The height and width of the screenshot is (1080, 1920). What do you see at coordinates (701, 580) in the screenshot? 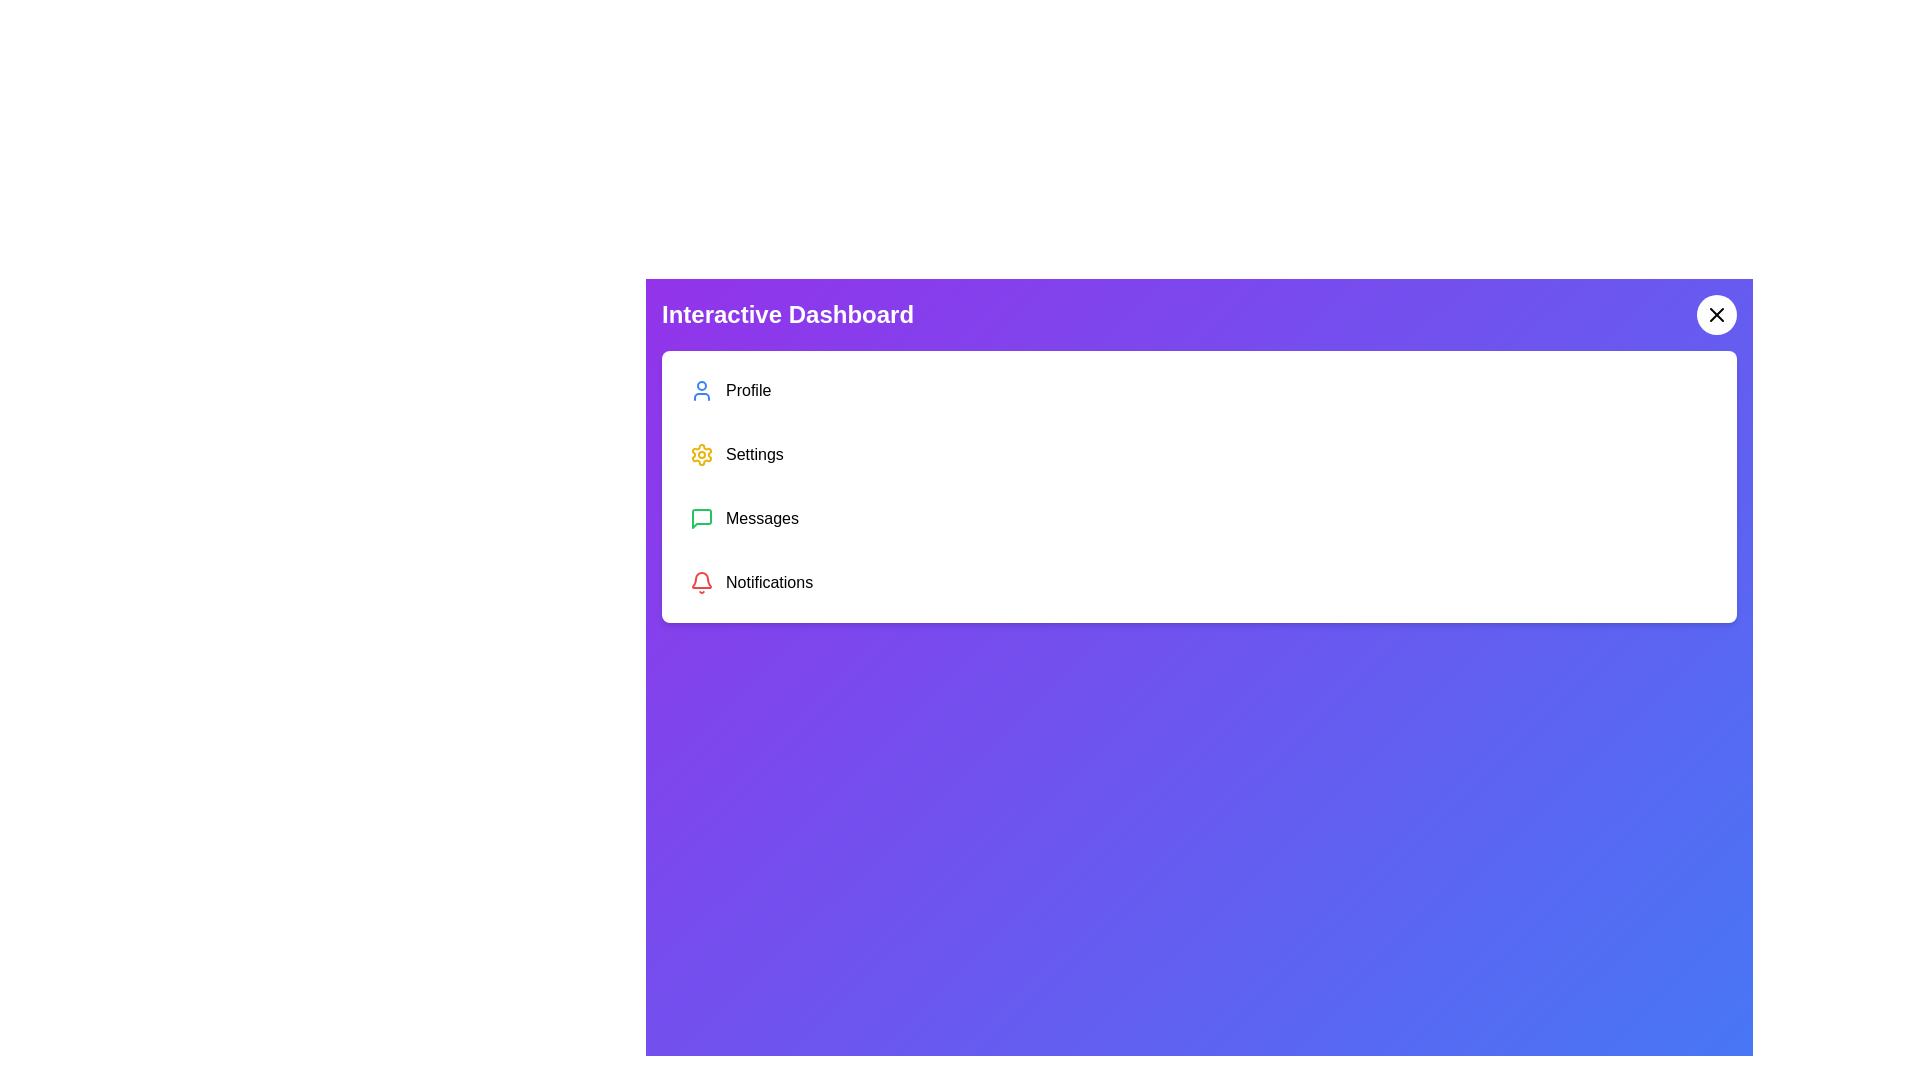
I see `the bell icon located in the notifications row adjacent to the text 'Notifications'` at bounding box center [701, 580].